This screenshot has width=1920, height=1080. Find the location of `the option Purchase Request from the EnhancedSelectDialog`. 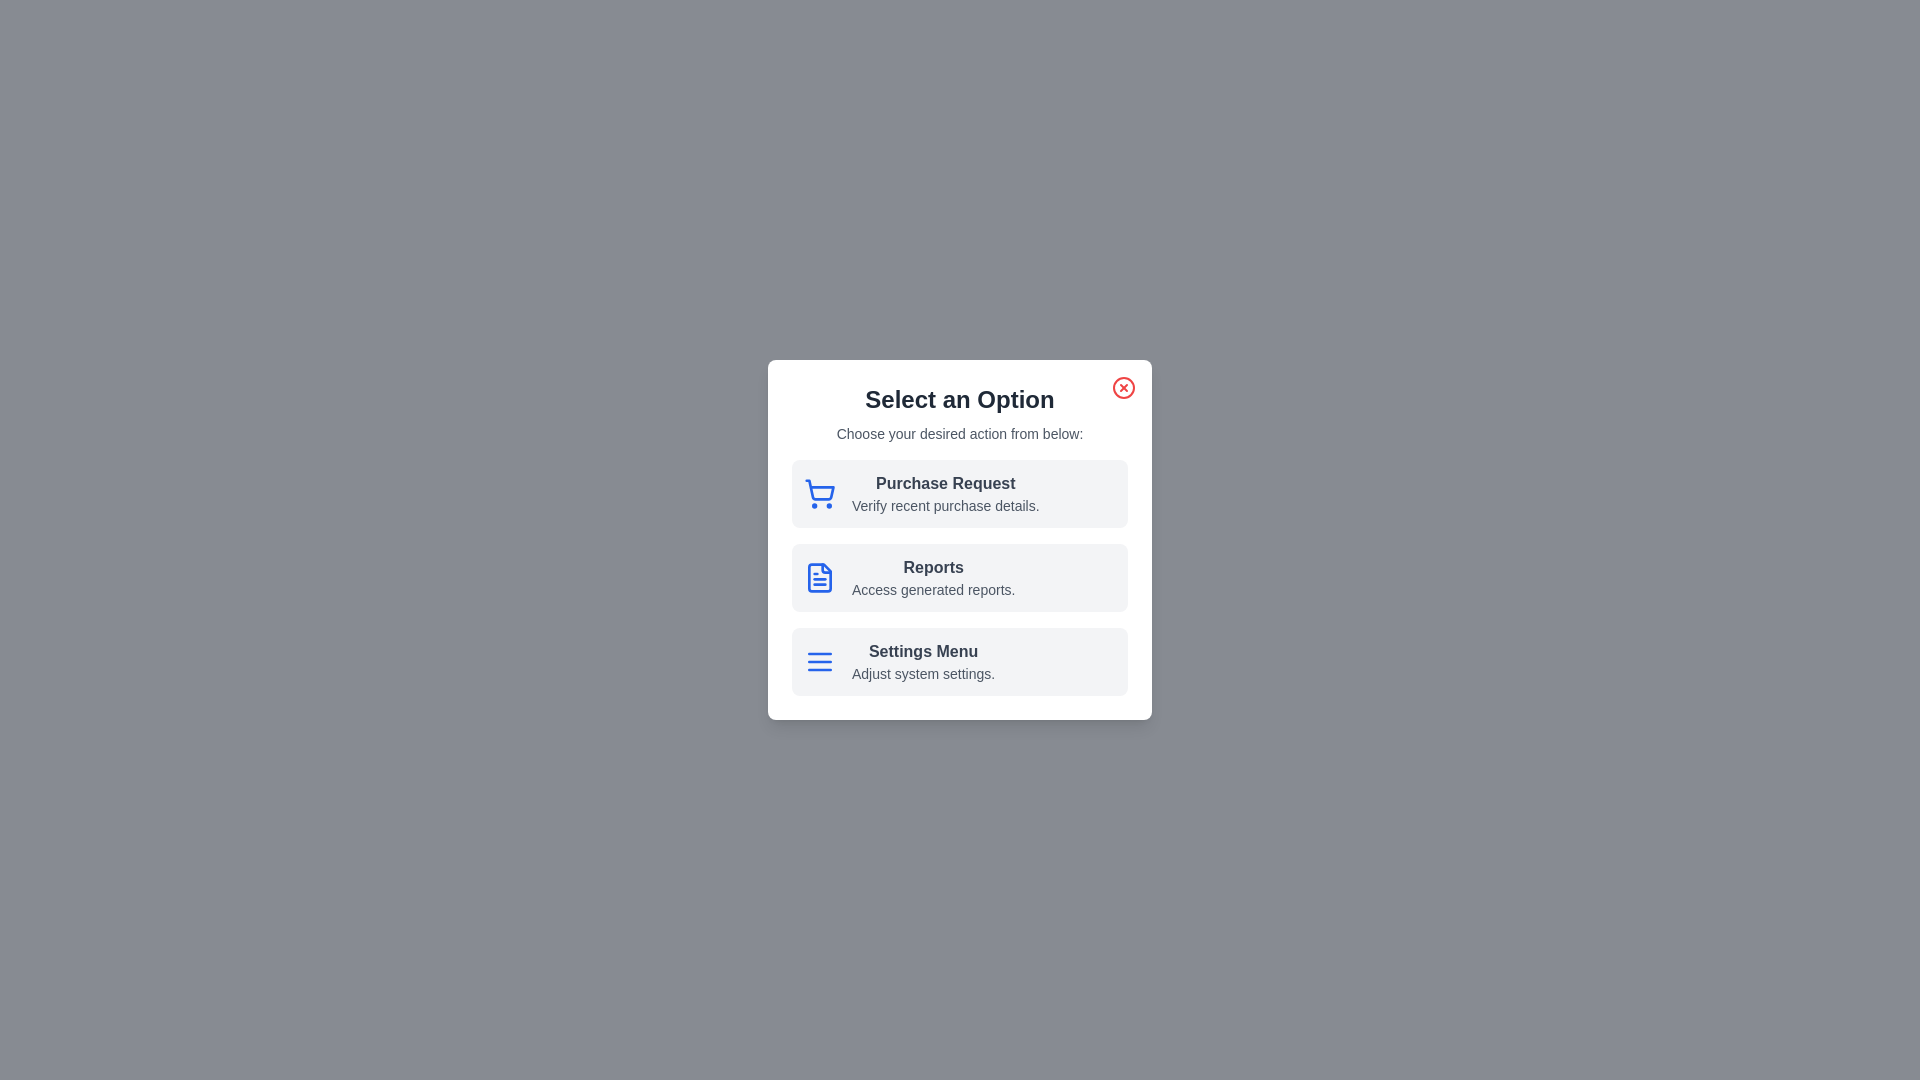

the option Purchase Request from the EnhancedSelectDialog is located at coordinates (960, 493).